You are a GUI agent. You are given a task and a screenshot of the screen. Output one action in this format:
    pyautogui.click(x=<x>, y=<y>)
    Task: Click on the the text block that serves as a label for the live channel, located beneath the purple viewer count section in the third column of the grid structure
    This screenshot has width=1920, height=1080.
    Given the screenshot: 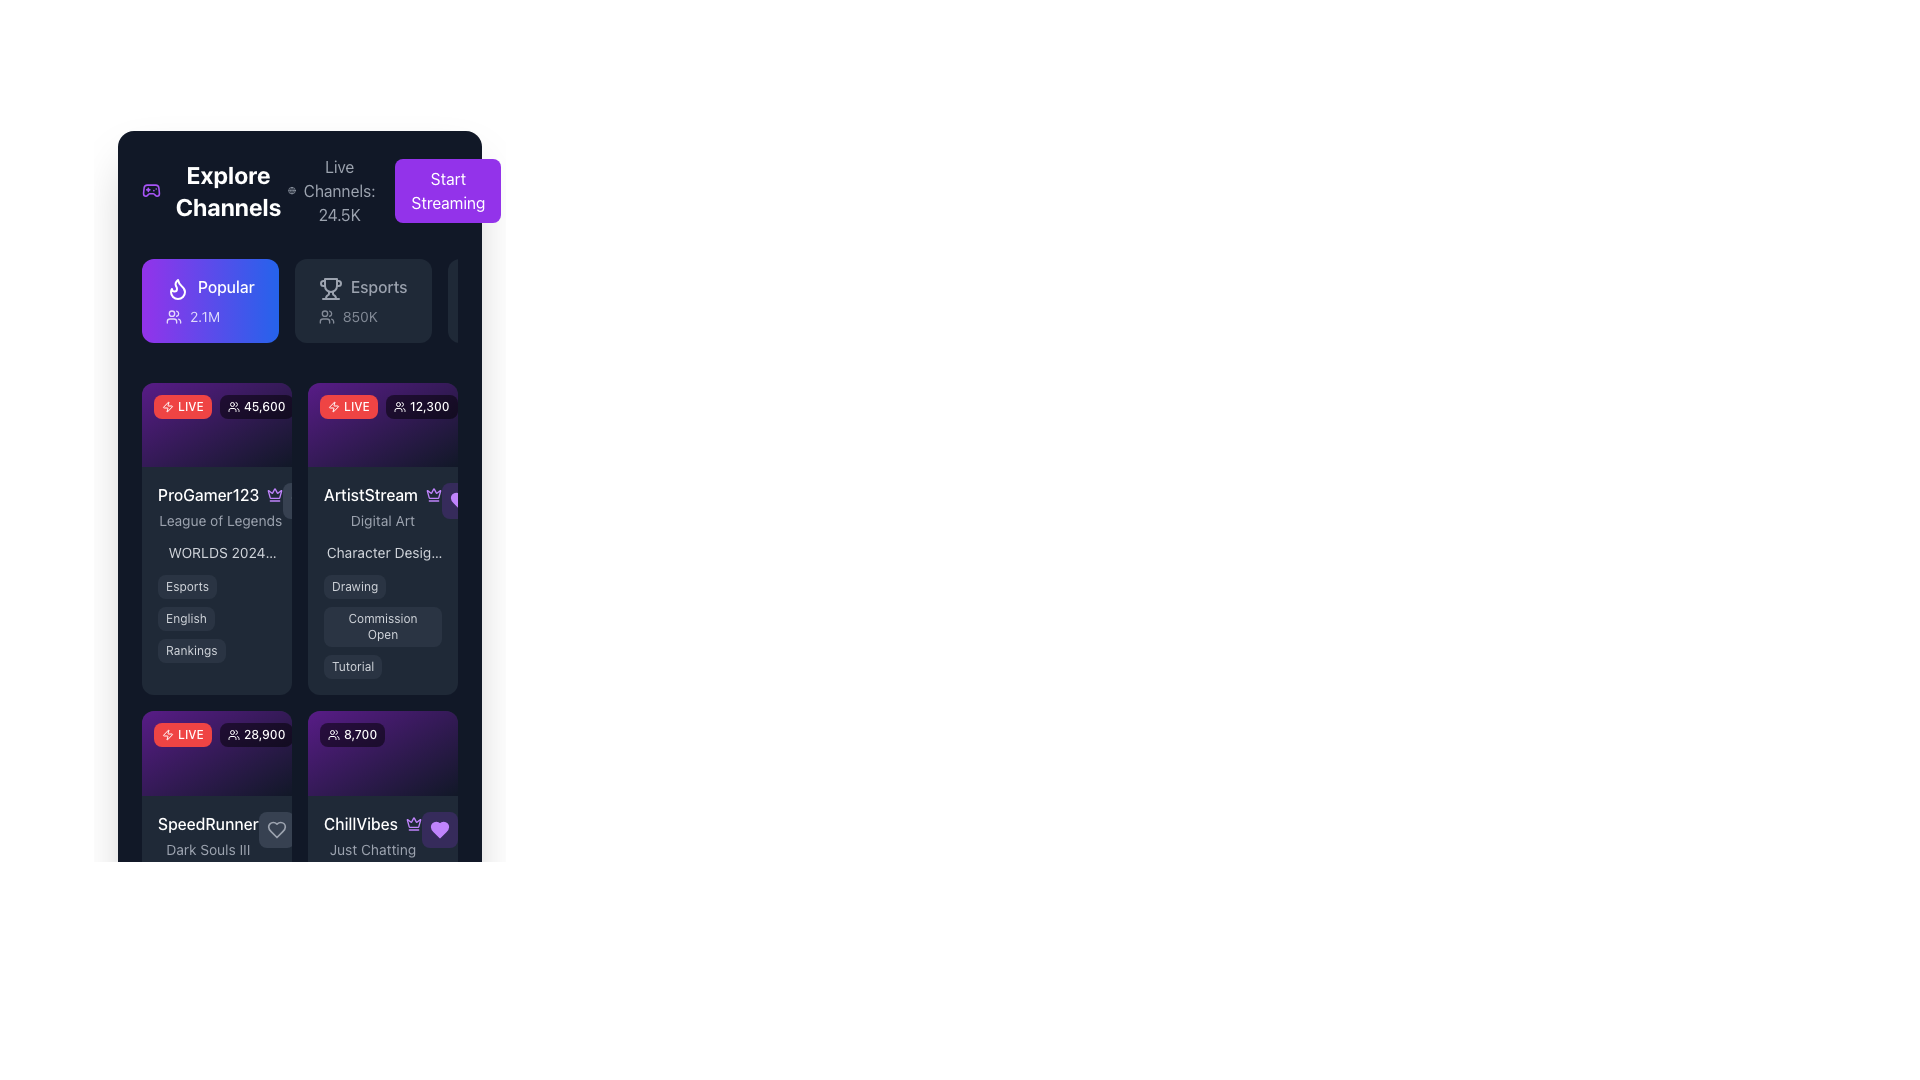 What is the action you would take?
    pyautogui.click(x=373, y=835)
    